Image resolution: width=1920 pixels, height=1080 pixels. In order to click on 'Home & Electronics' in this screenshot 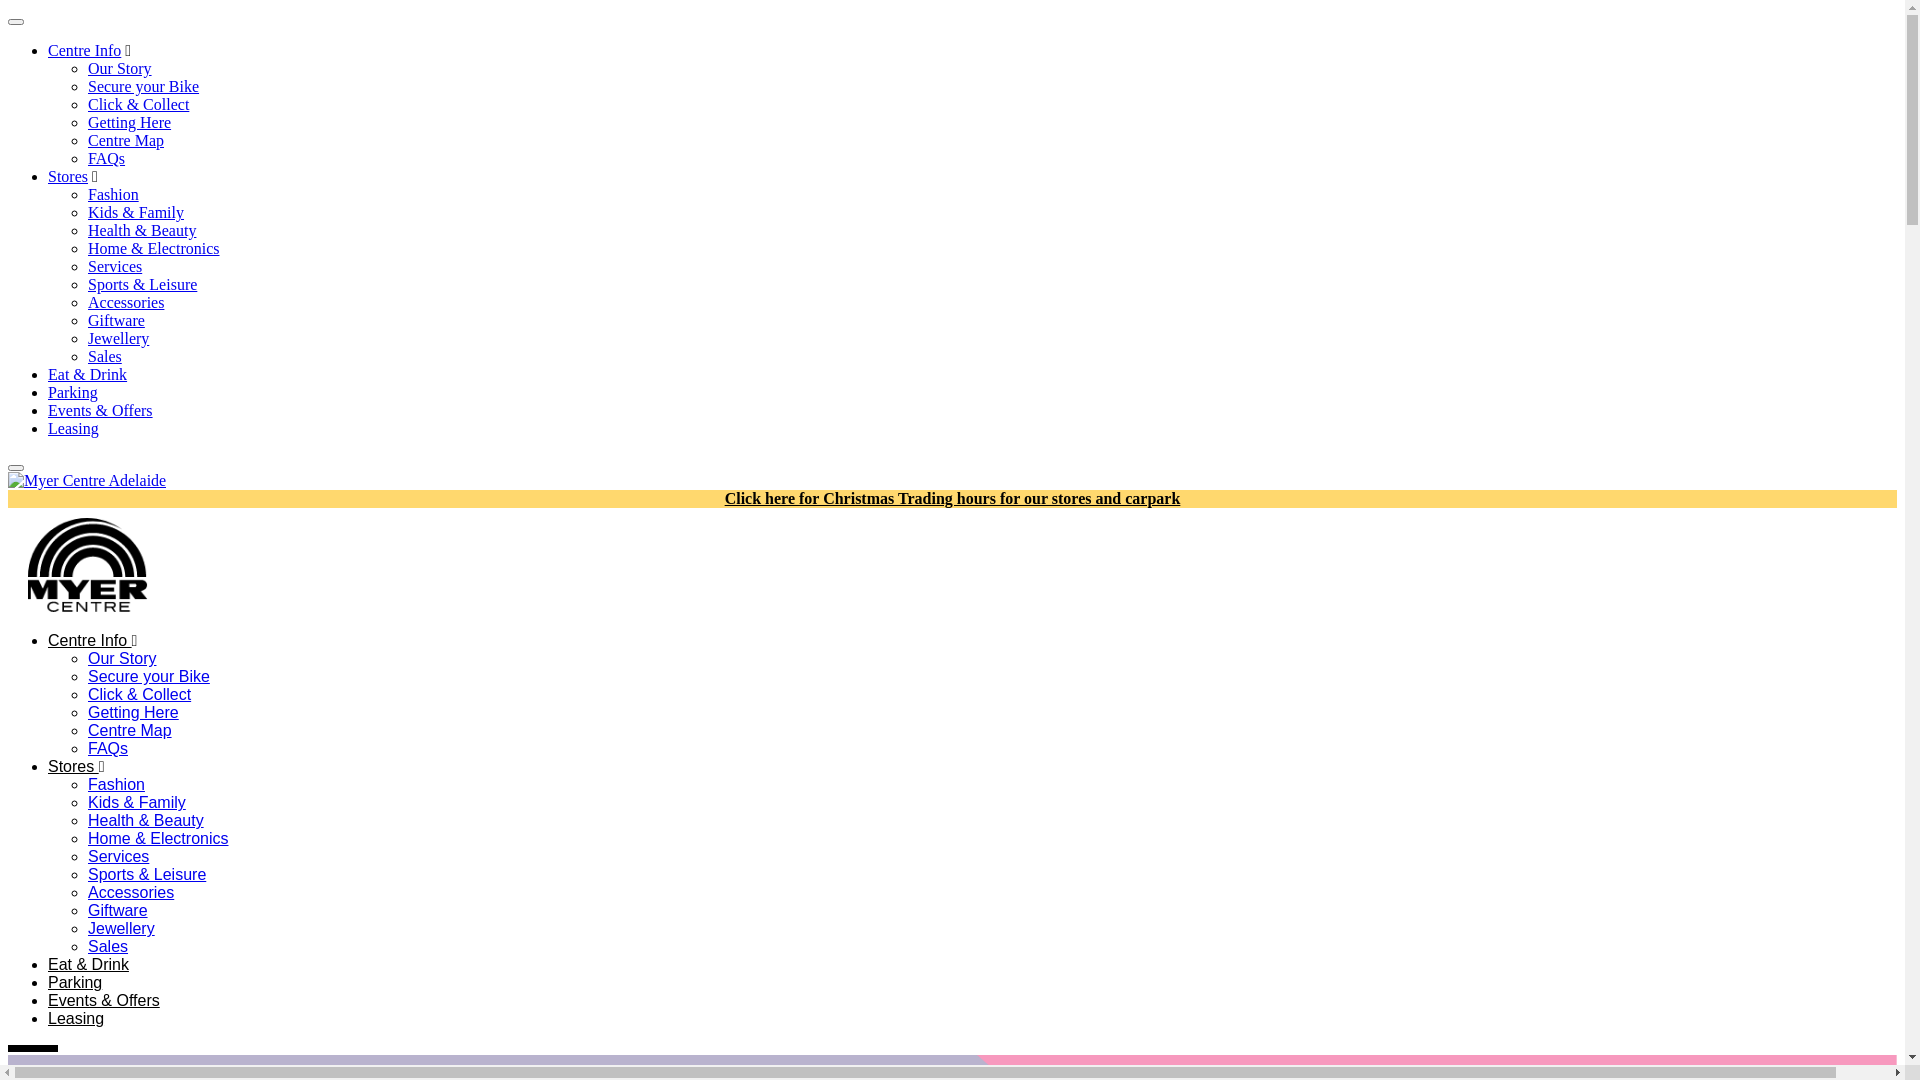, I will do `click(157, 838)`.